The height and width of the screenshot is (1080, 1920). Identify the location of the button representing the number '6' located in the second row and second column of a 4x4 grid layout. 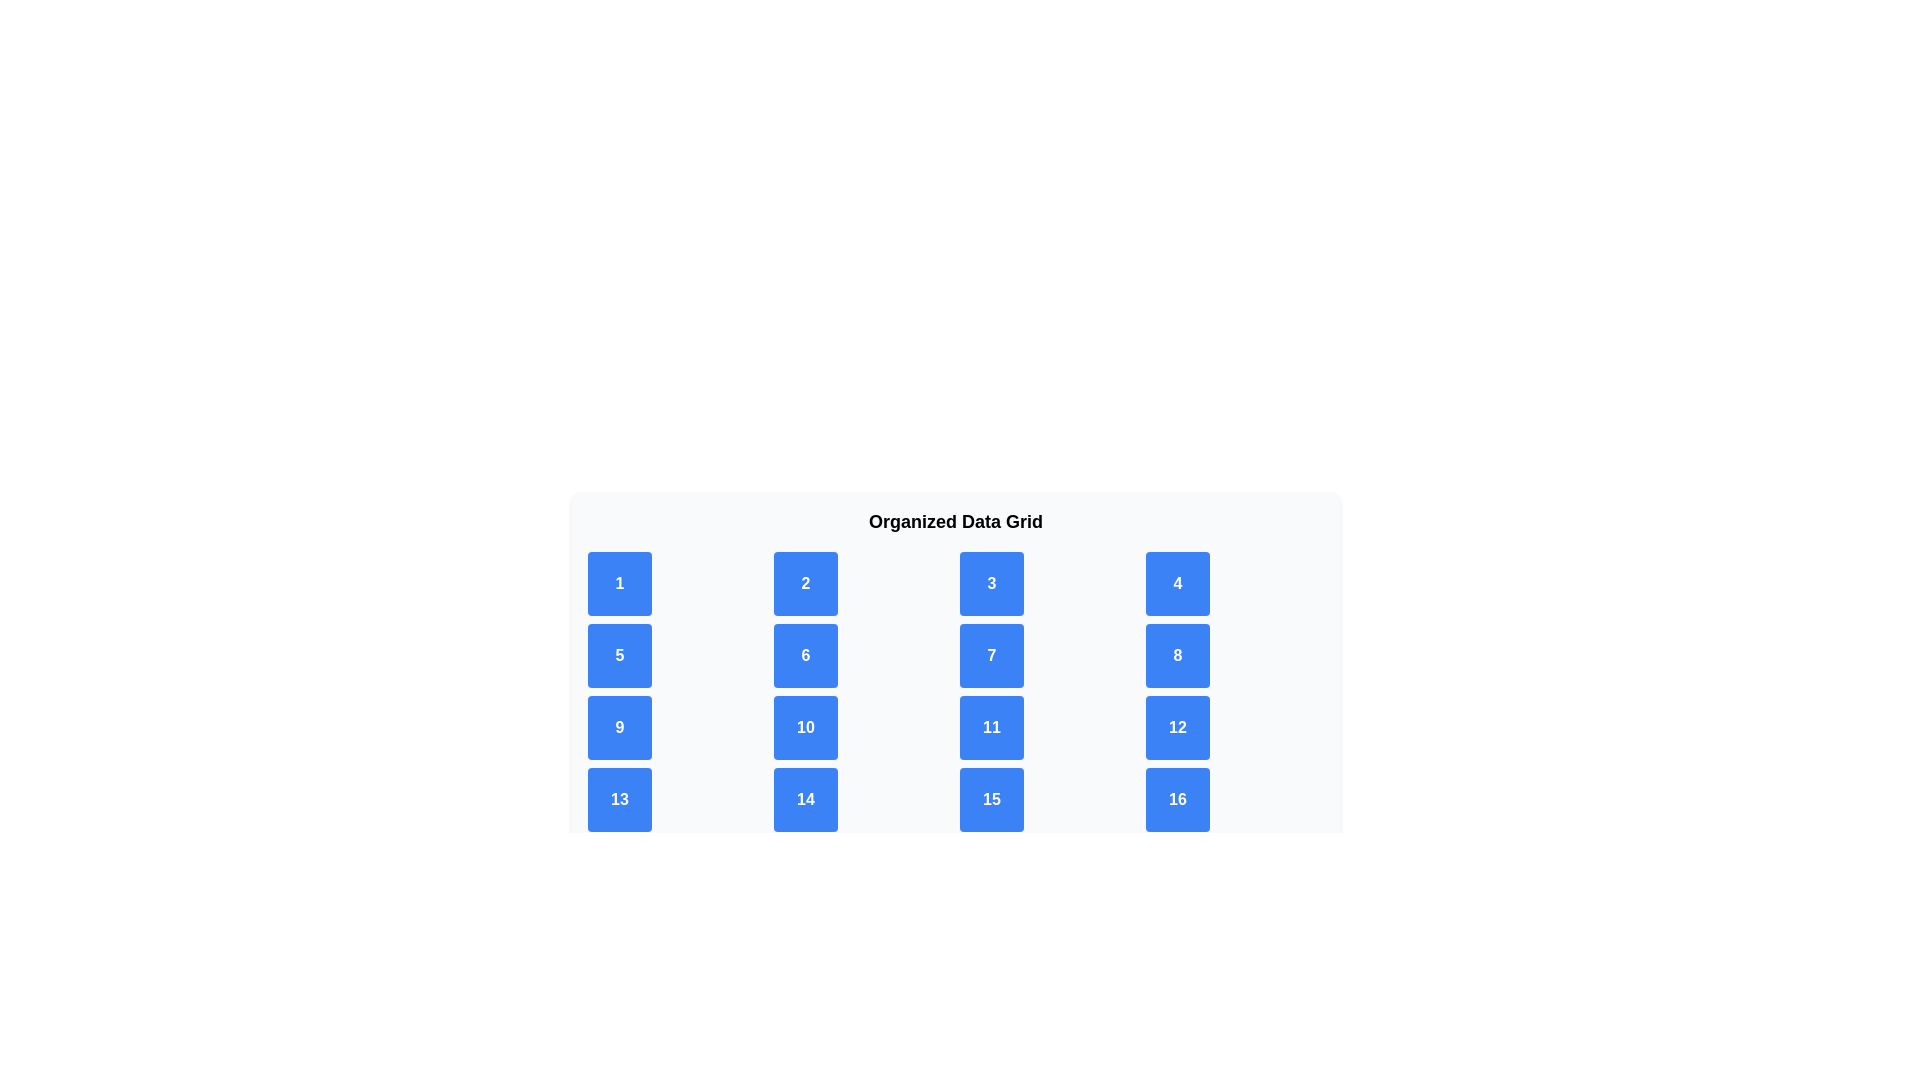
(806, 655).